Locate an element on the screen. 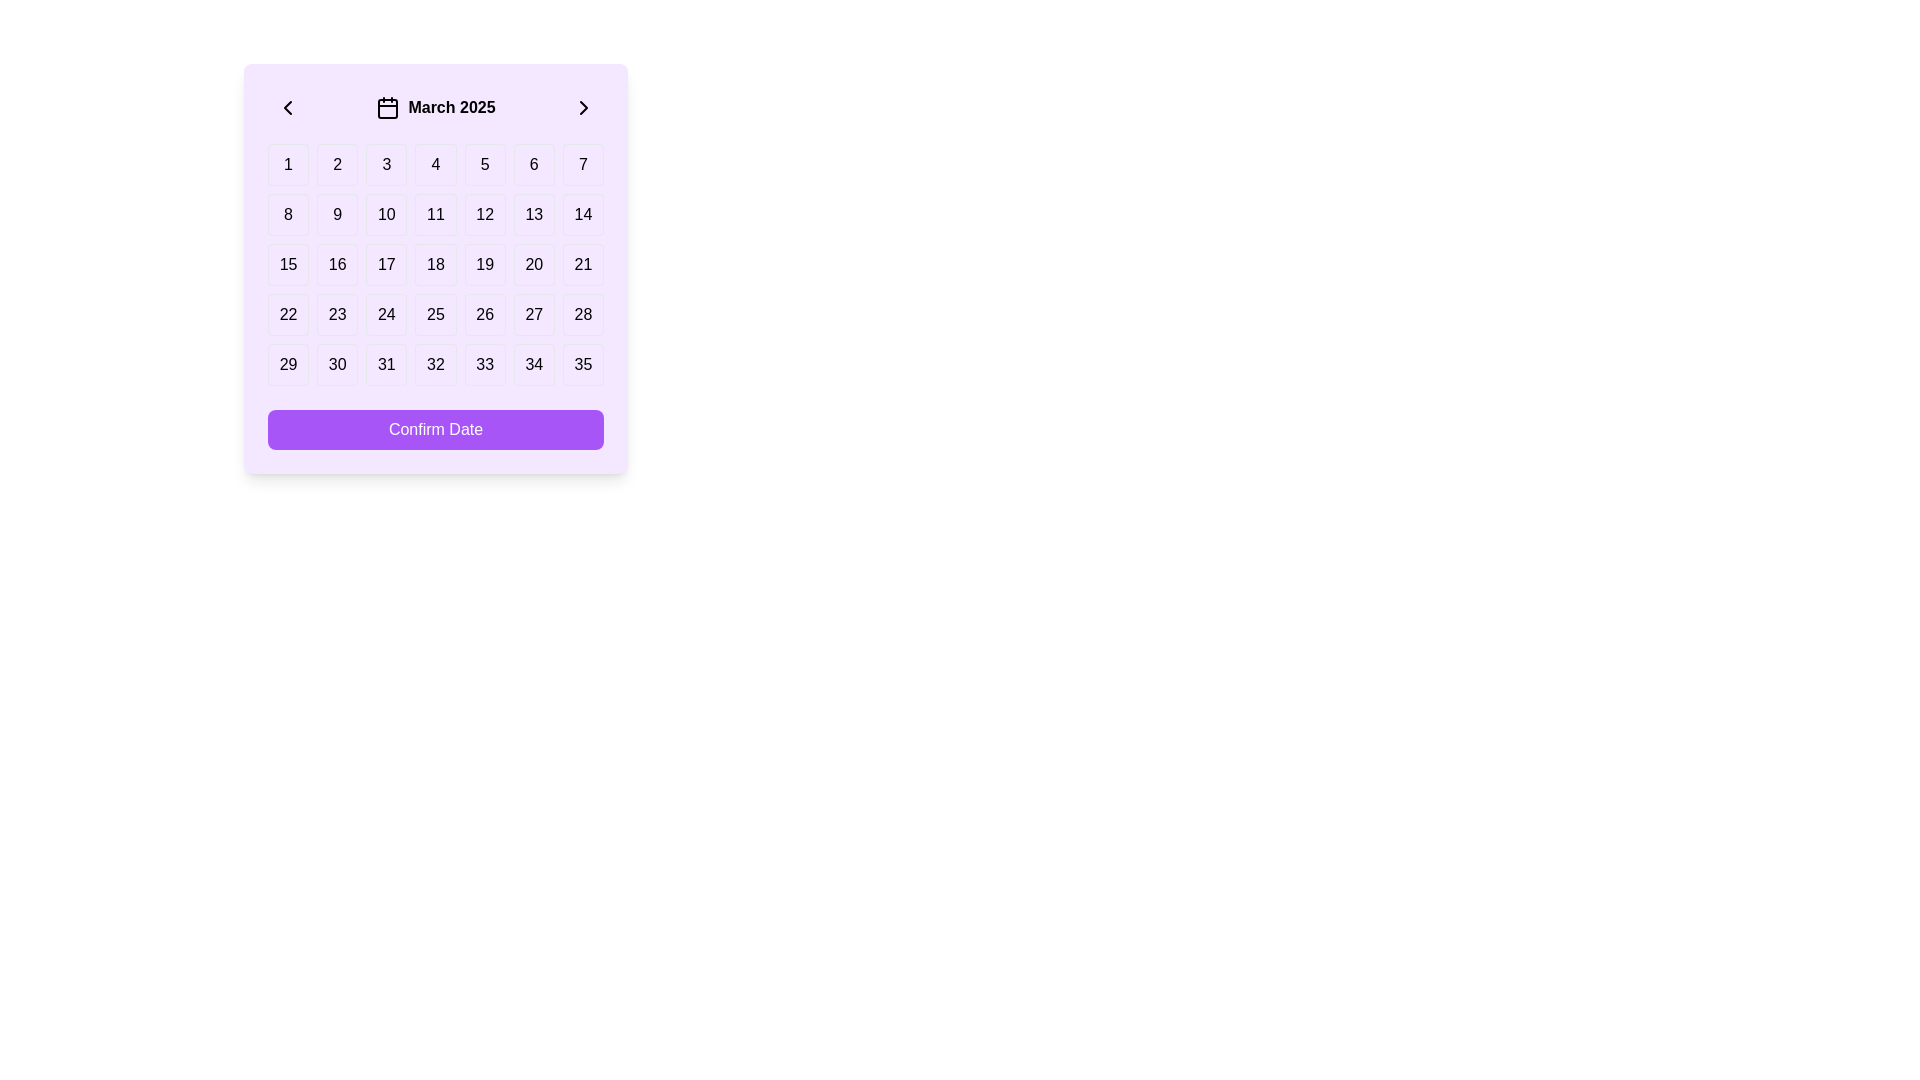 The image size is (1920, 1080). the leftmost chevron button in the calendar navigation is located at coordinates (287, 108).